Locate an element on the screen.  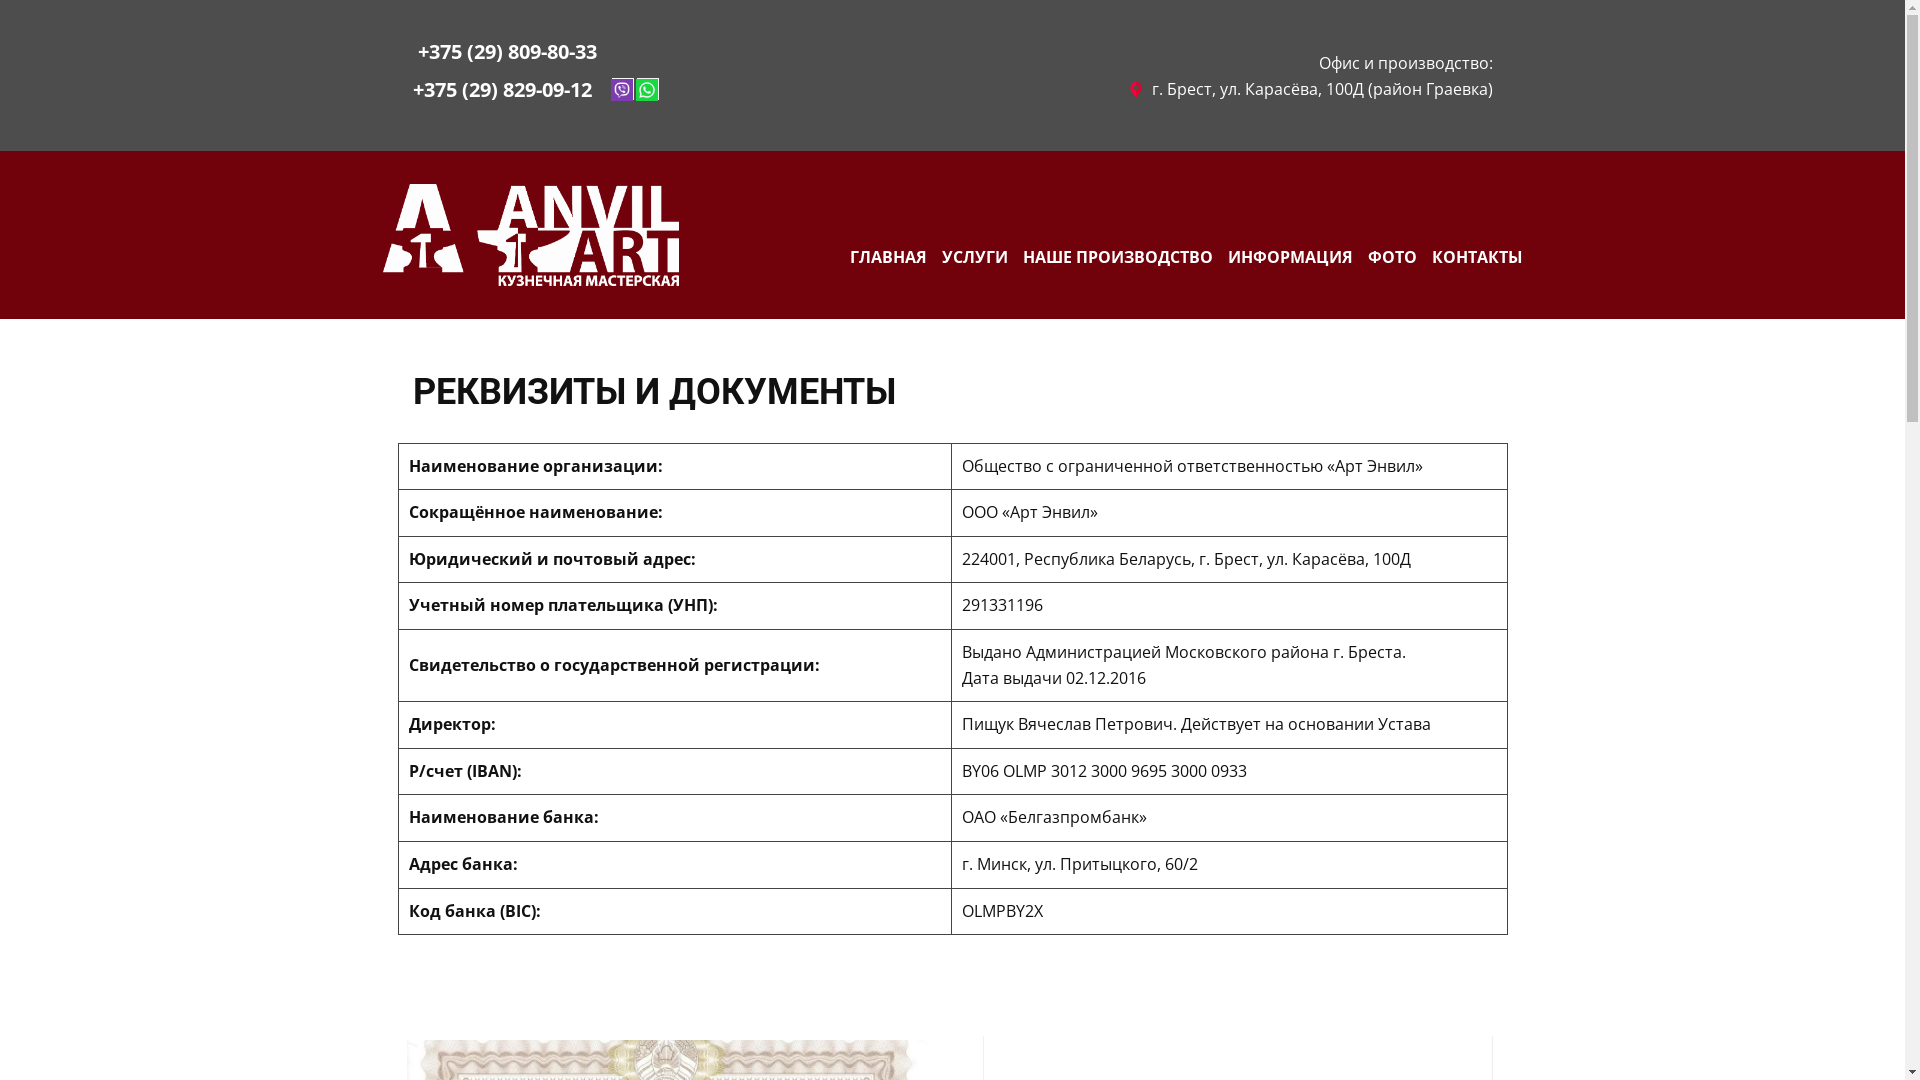
'+375 (29) 829-09-12' is located at coordinates (501, 88).